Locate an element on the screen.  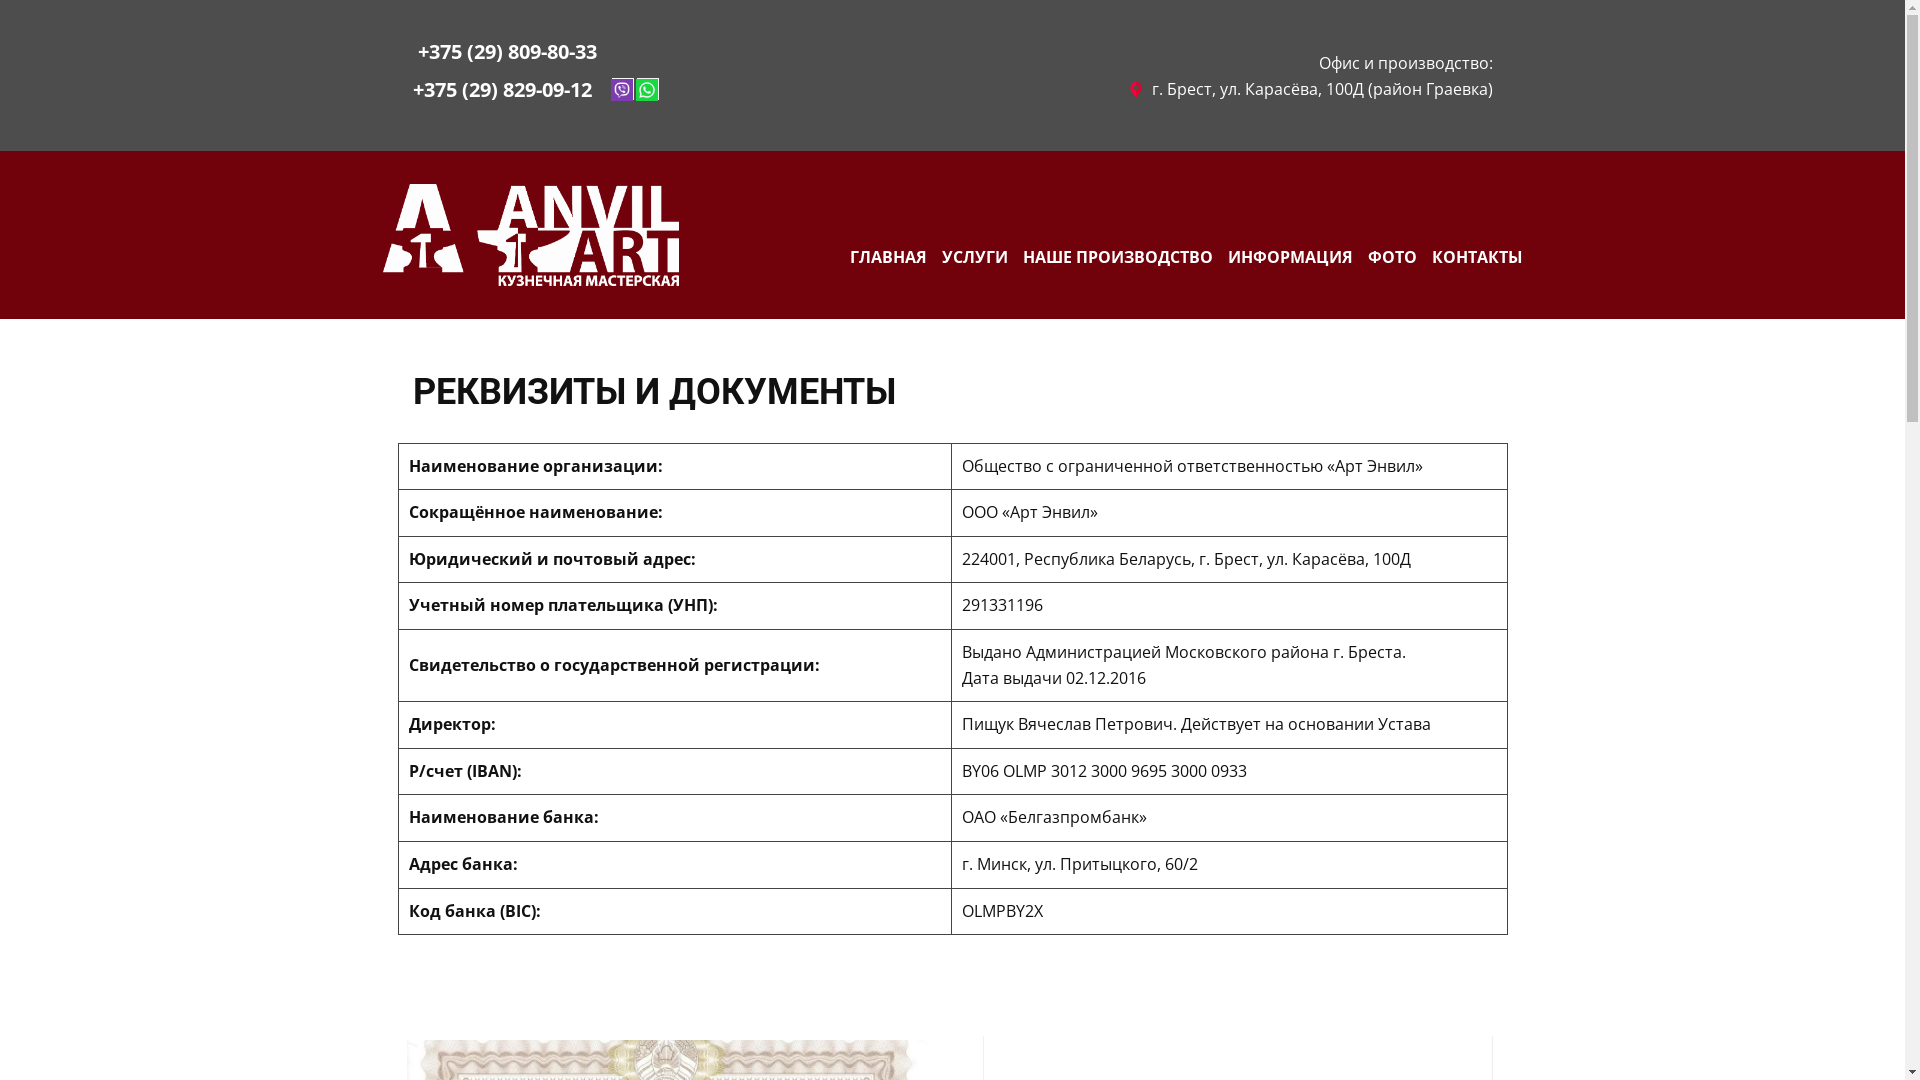
'+375 (29) 829-09-12' is located at coordinates (501, 88).